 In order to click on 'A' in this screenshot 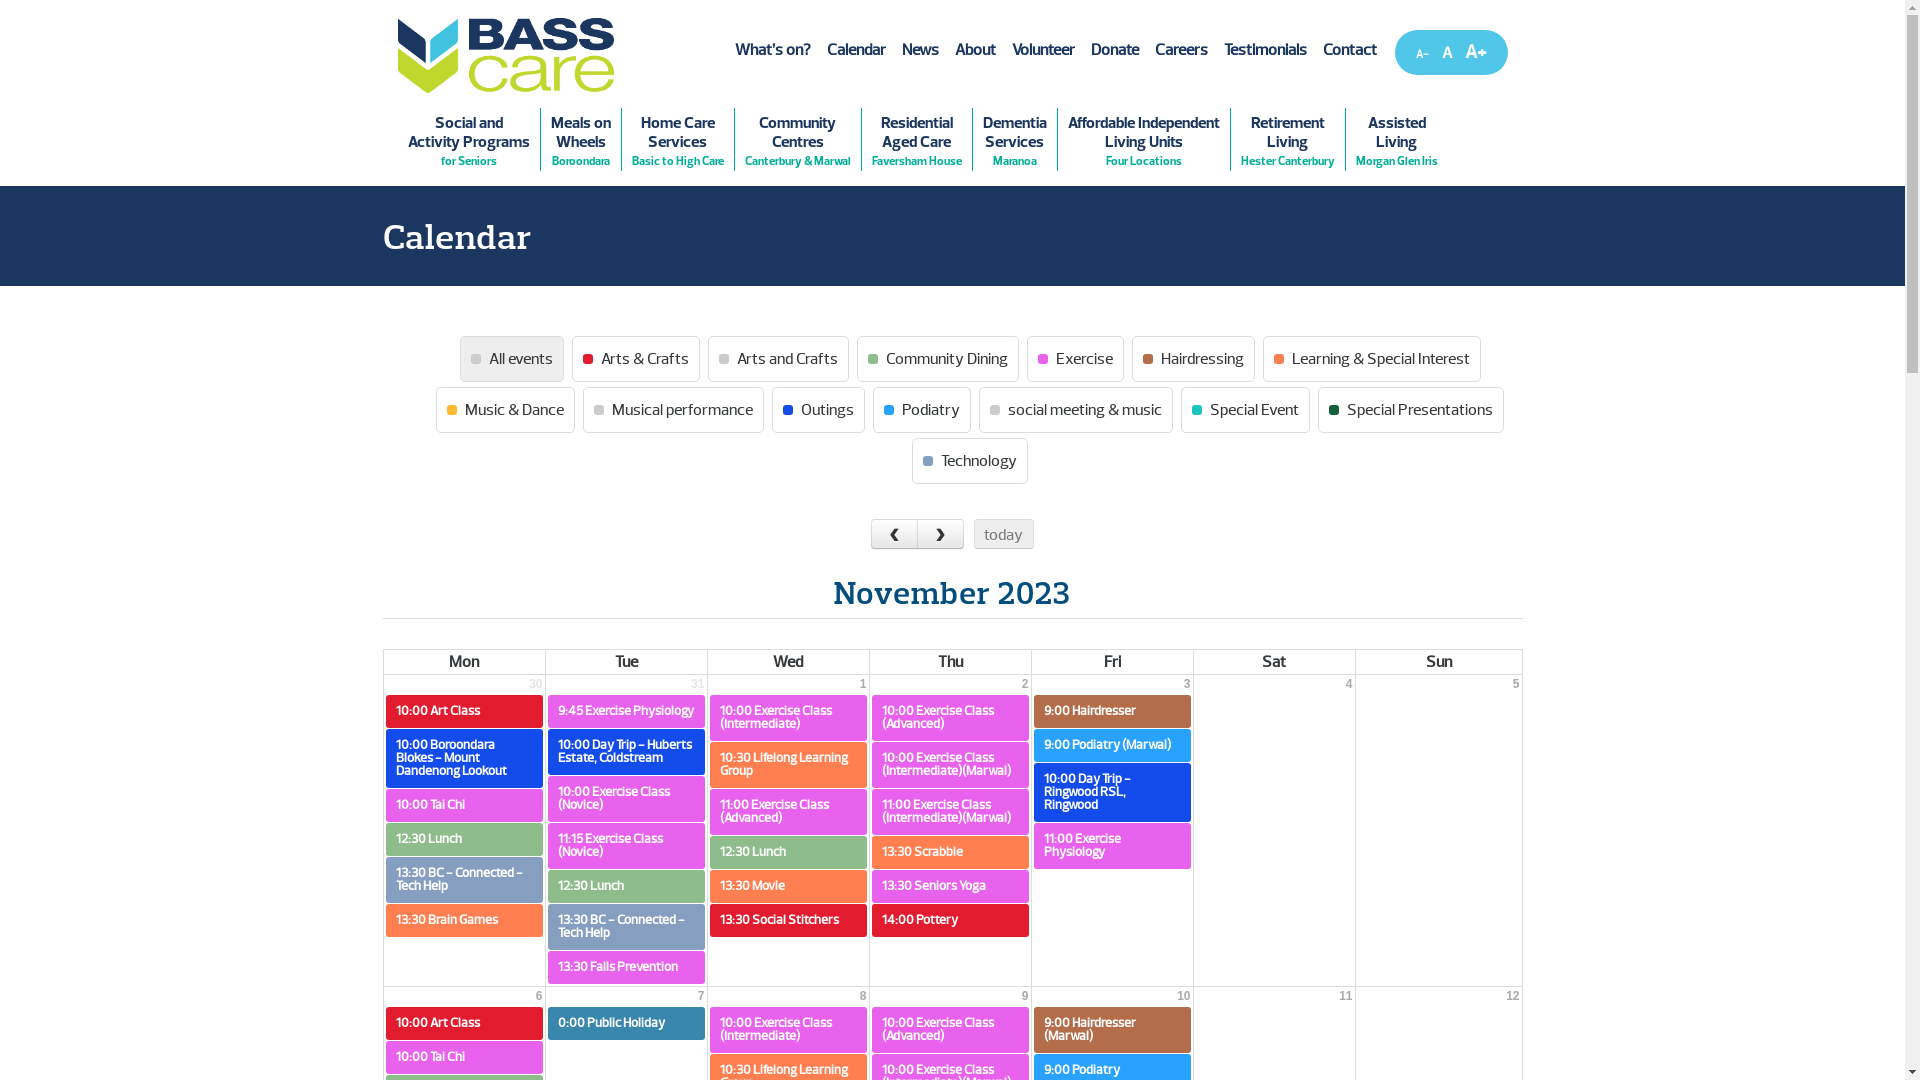, I will do `click(1445, 52)`.